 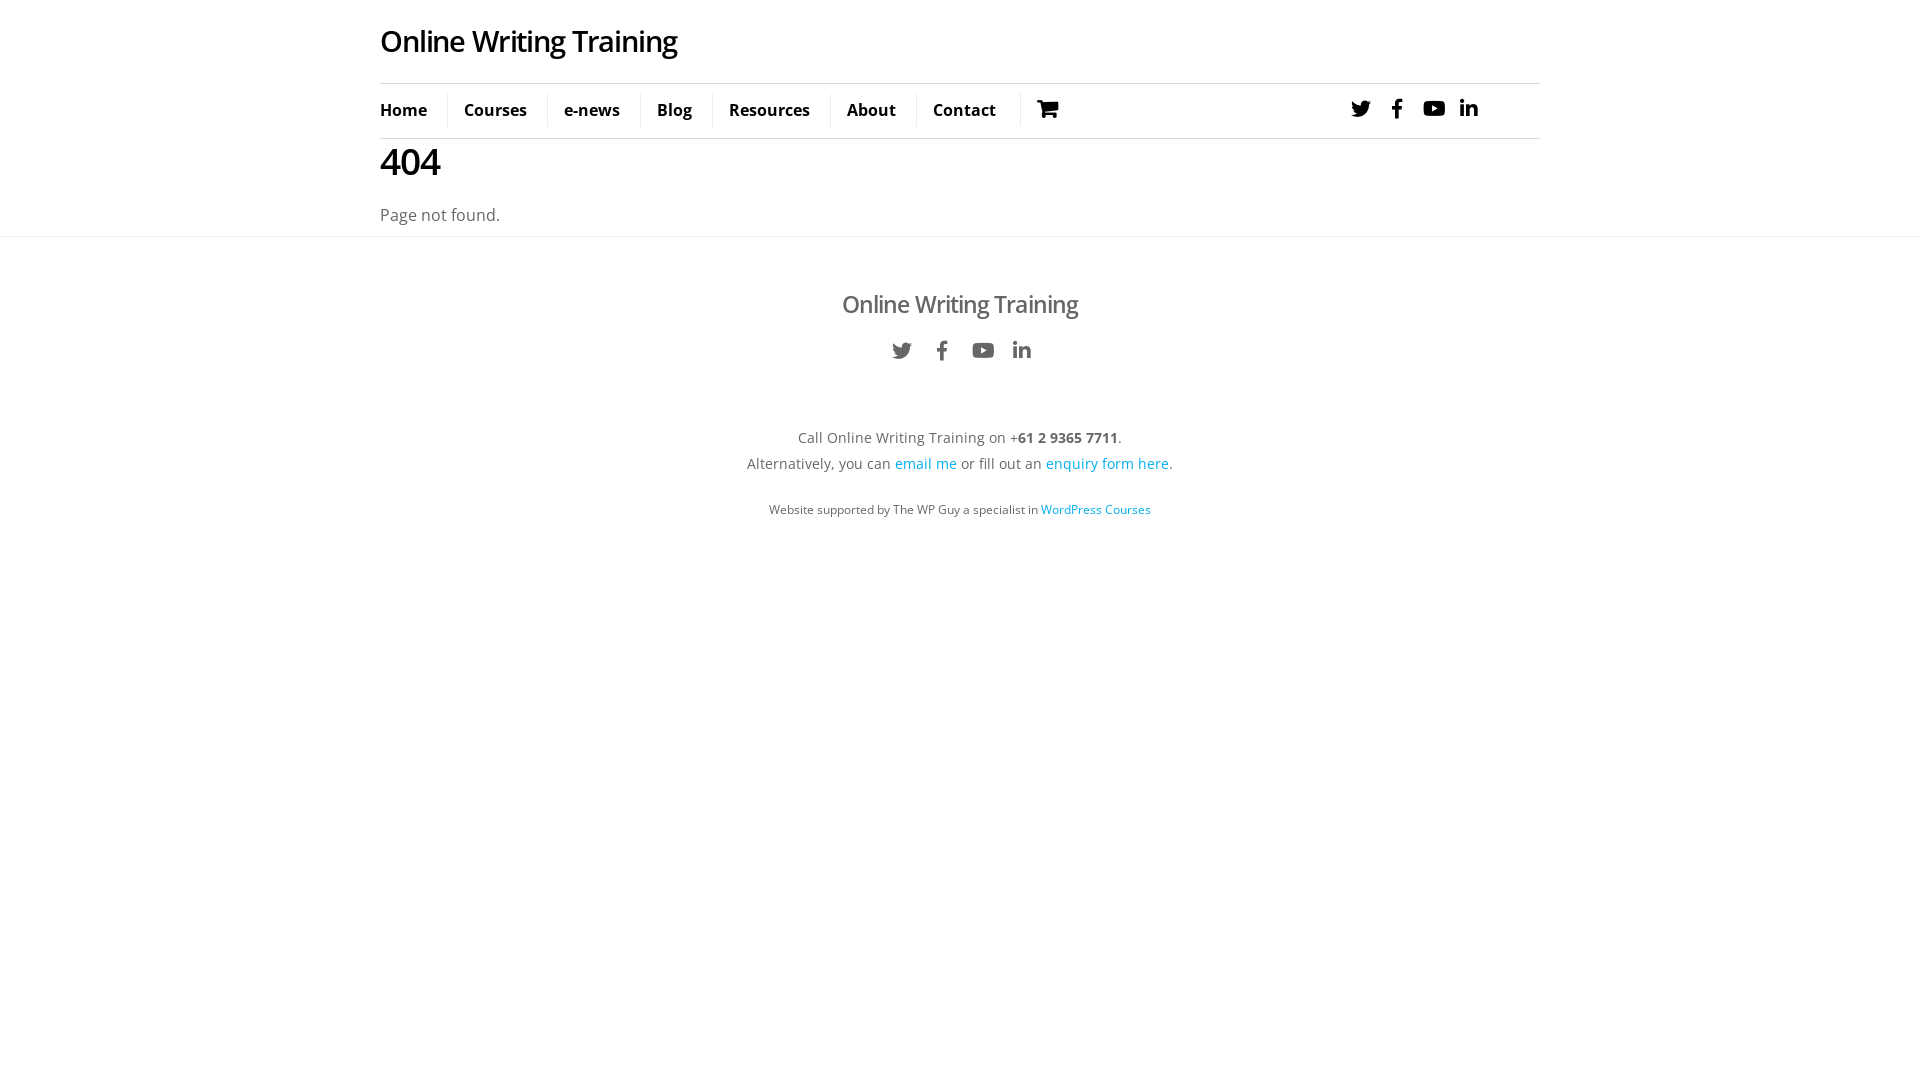 What do you see at coordinates (673, 111) in the screenshot?
I see `'Blog'` at bounding box center [673, 111].